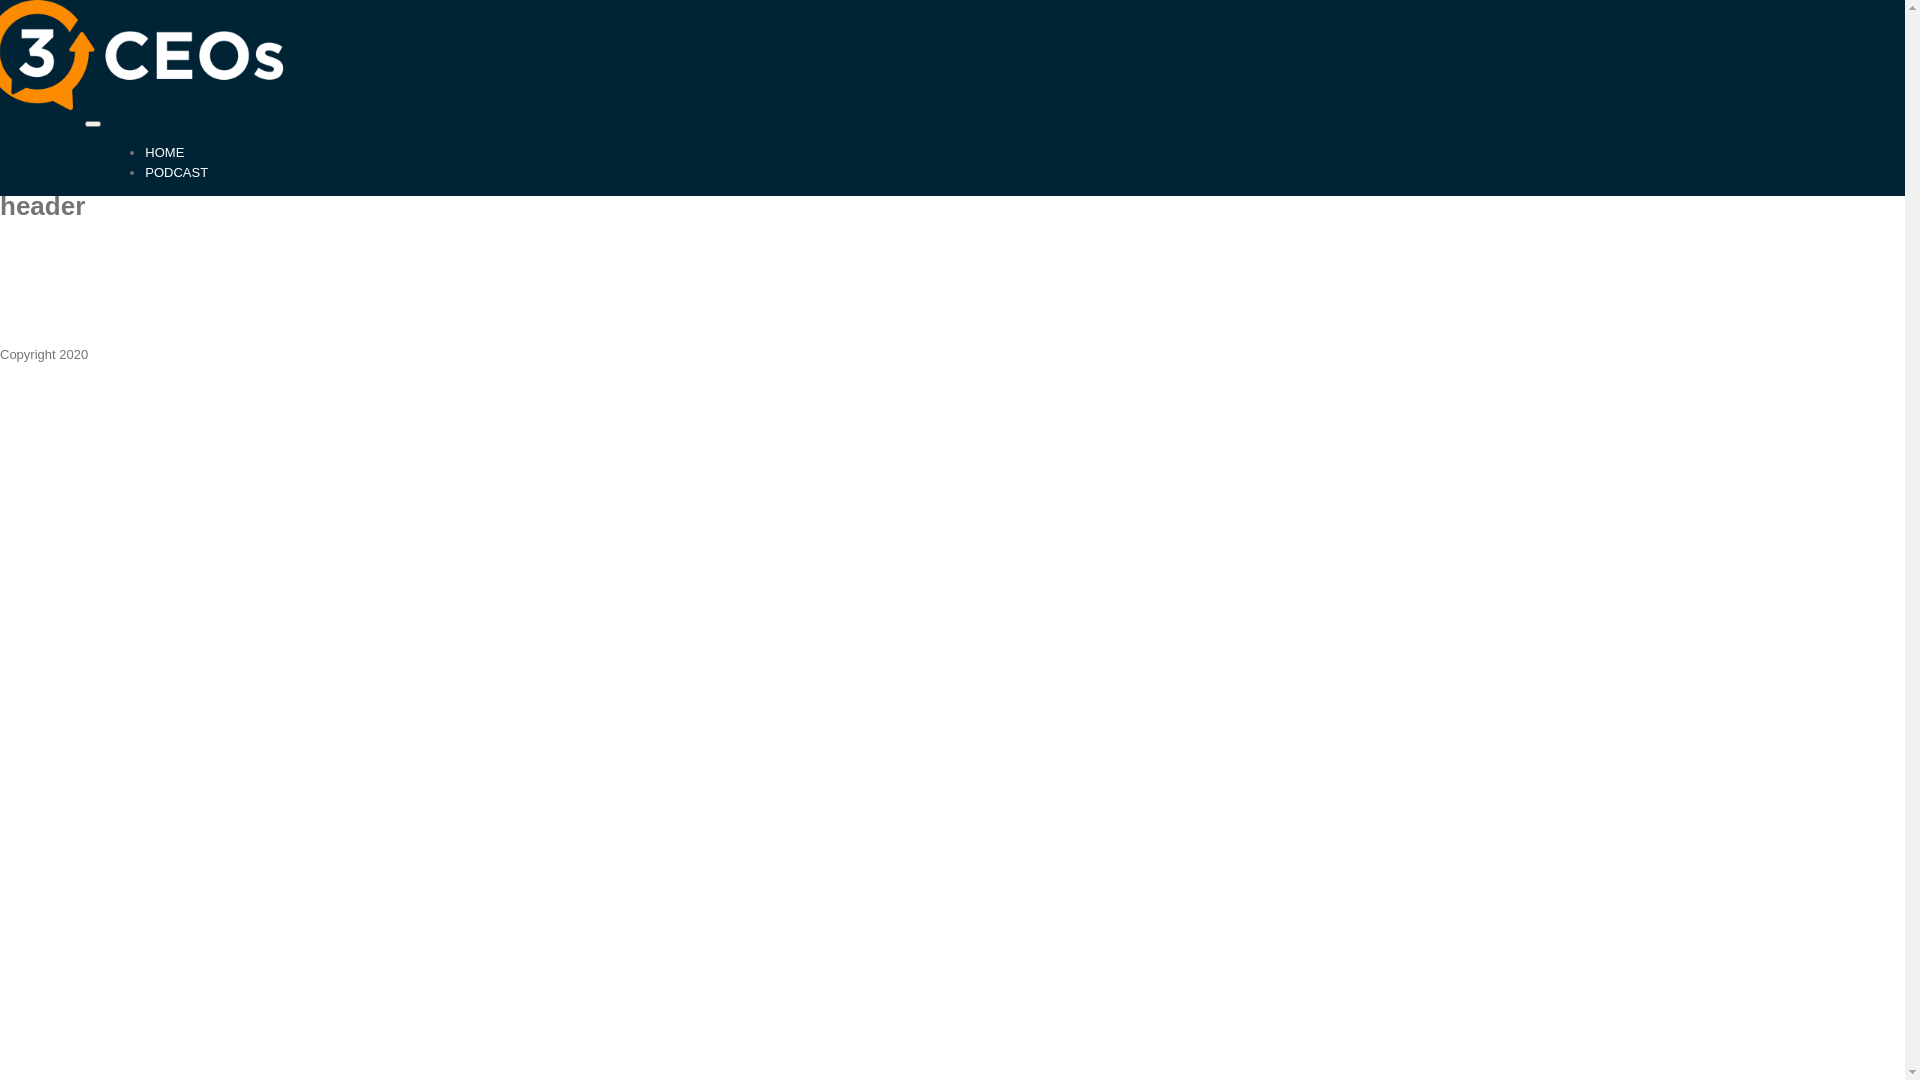  What do you see at coordinates (176, 170) in the screenshot?
I see `'PODCAST'` at bounding box center [176, 170].